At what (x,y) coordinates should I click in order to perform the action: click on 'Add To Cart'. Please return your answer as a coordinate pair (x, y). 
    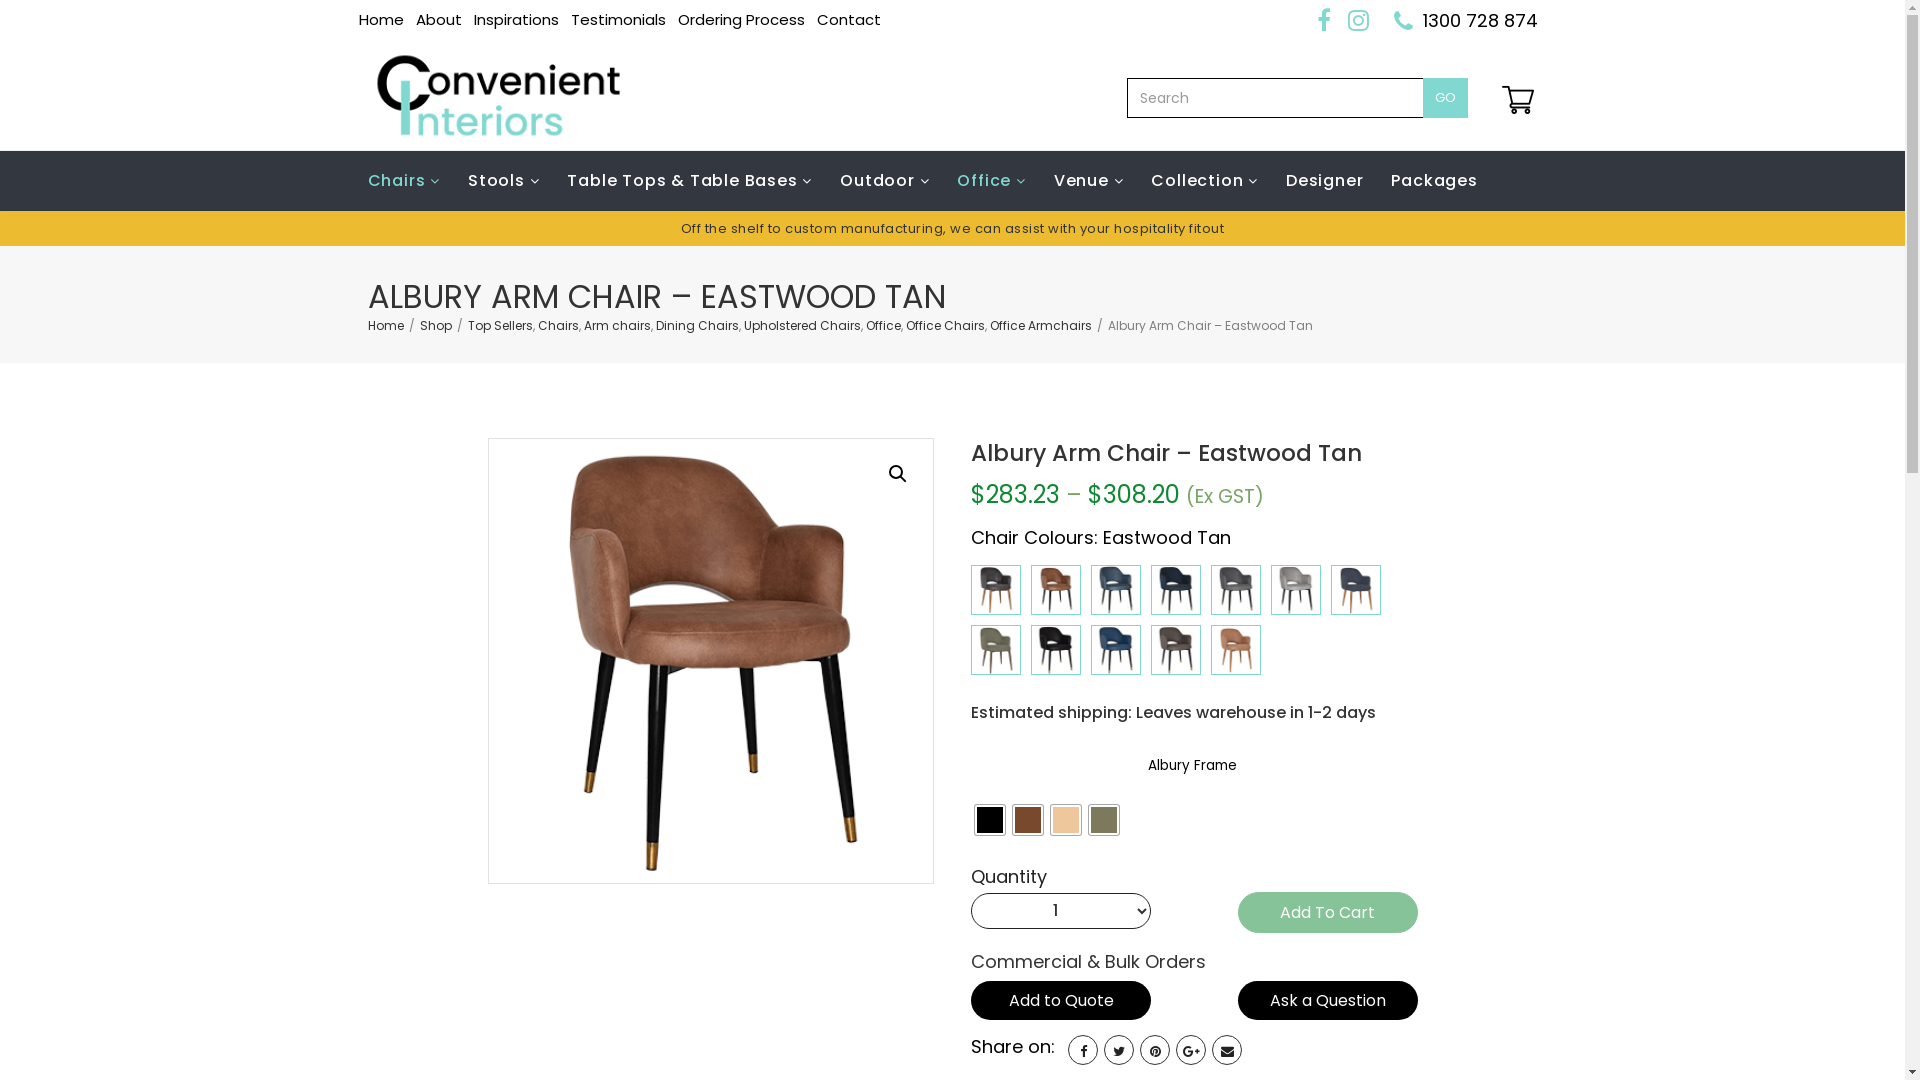
    Looking at the image, I should click on (1328, 912).